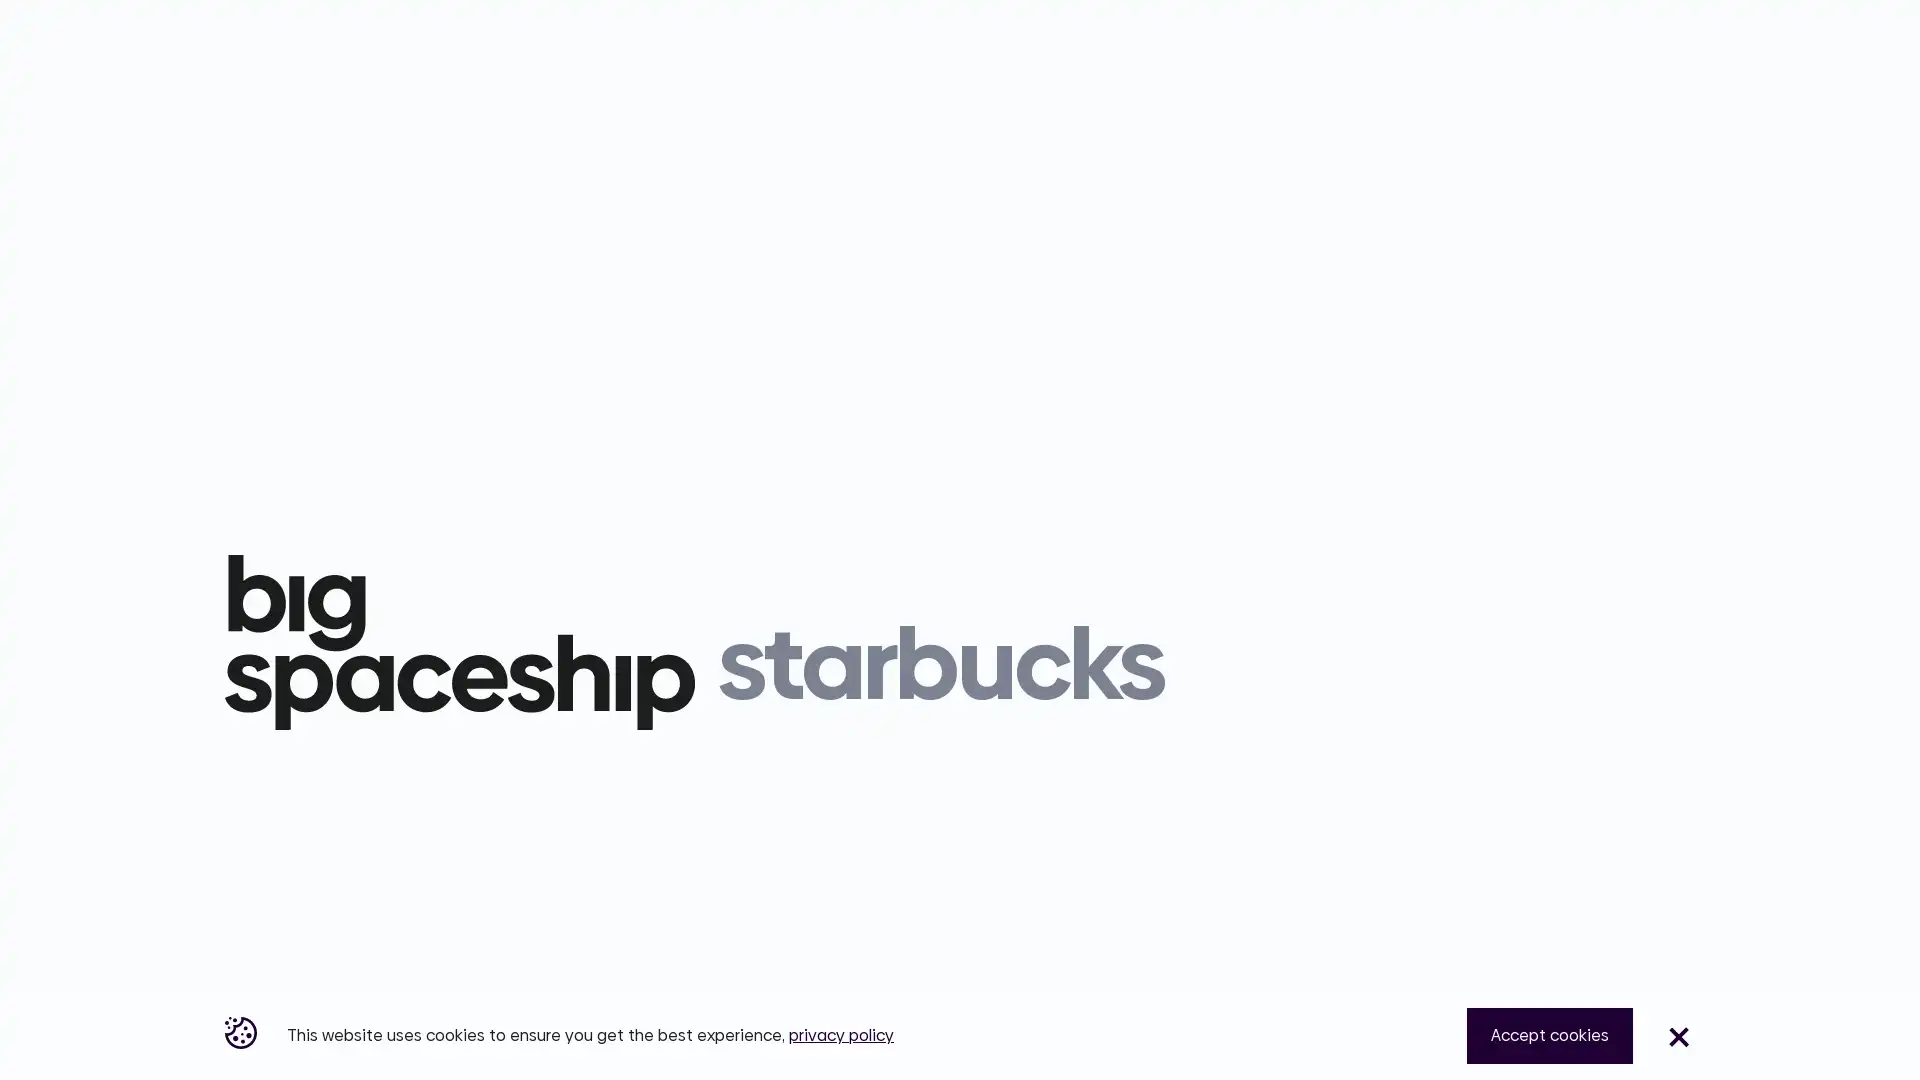 The height and width of the screenshot is (1080, 1920). I want to click on Close, so click(1679, 1036).